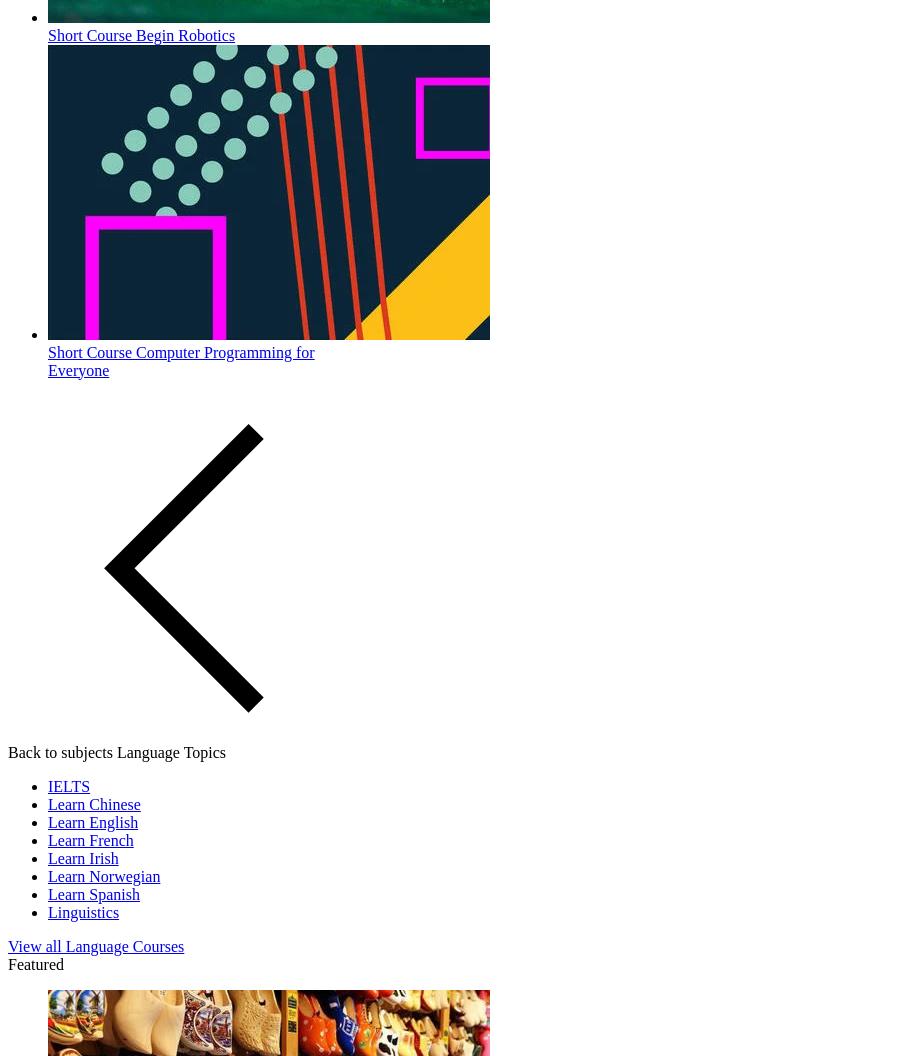 The width and height of the screenshot is (908, 1056). What do you see at coordinates (81, 857) in the screenshot?
I see `'Learn Irish'` at bounding box center [81, 857].